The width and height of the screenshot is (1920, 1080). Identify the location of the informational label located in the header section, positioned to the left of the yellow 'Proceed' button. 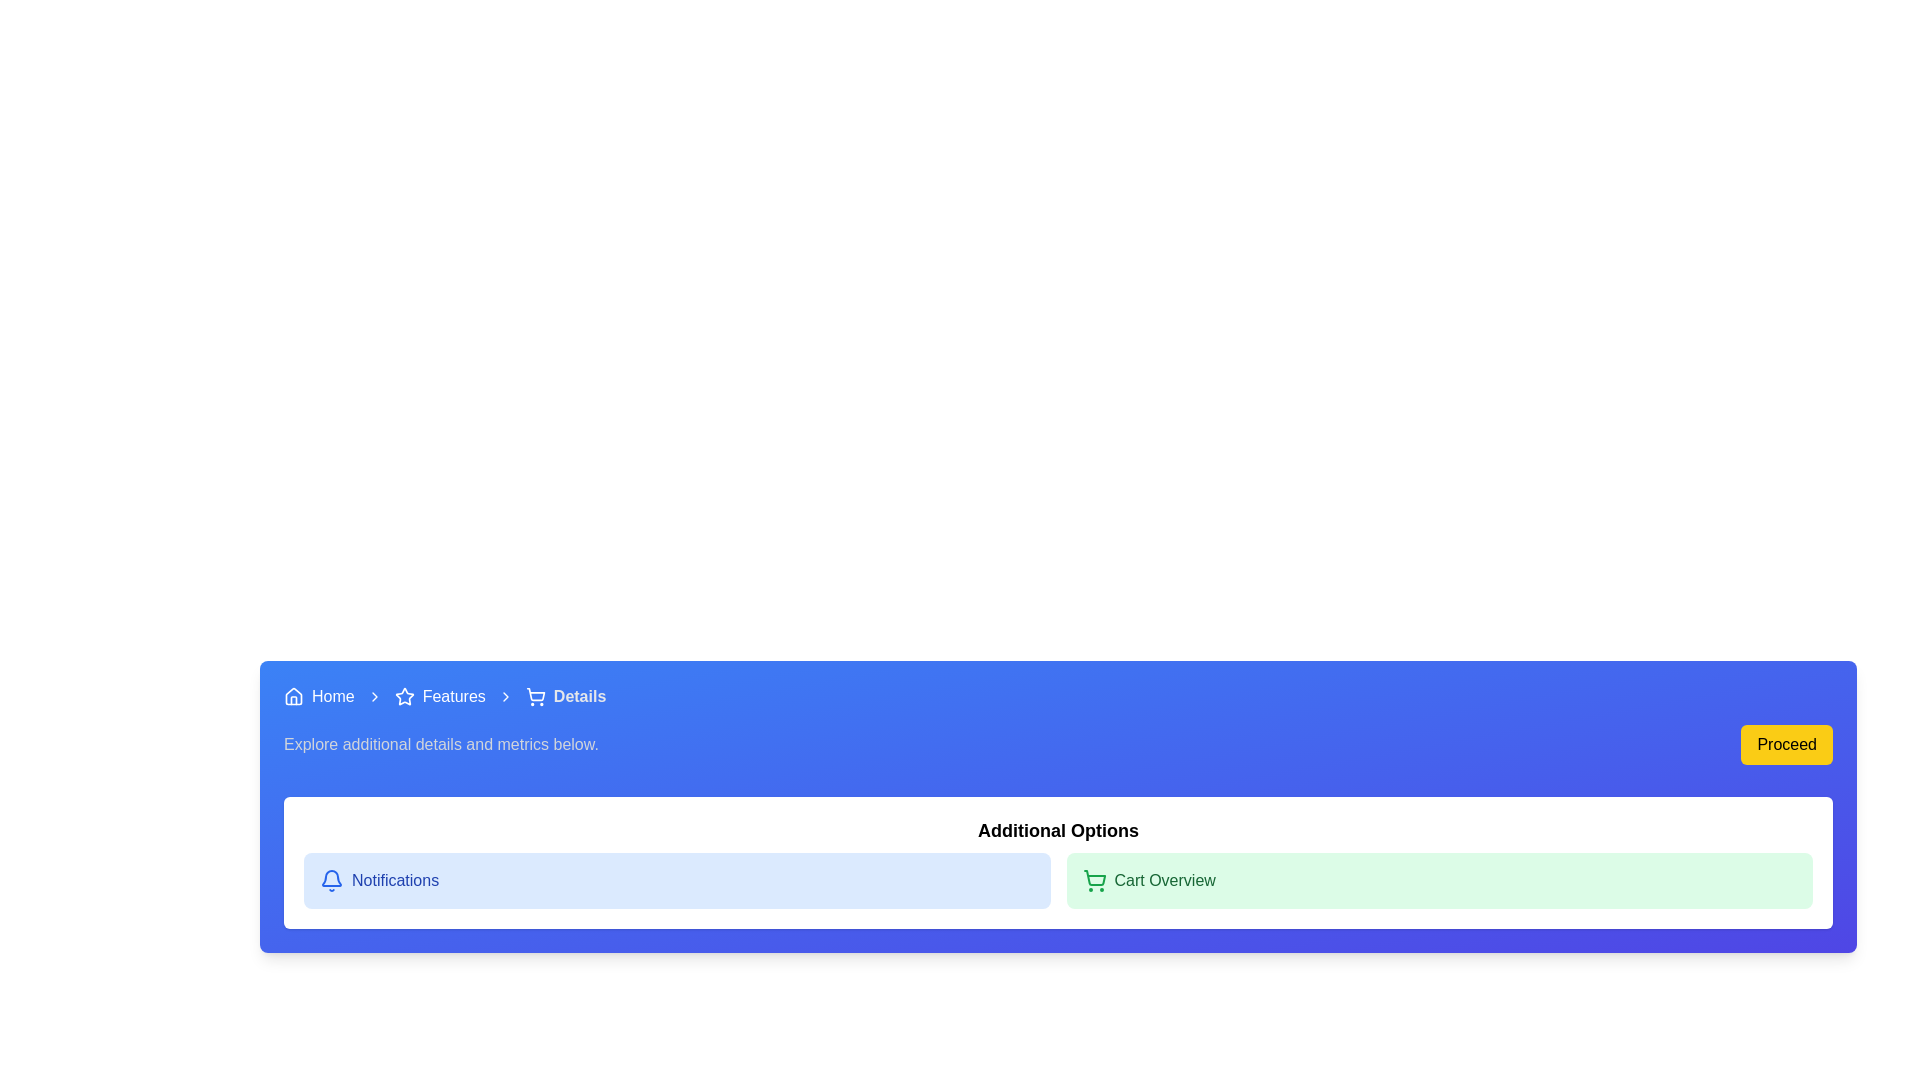
(440, 744).